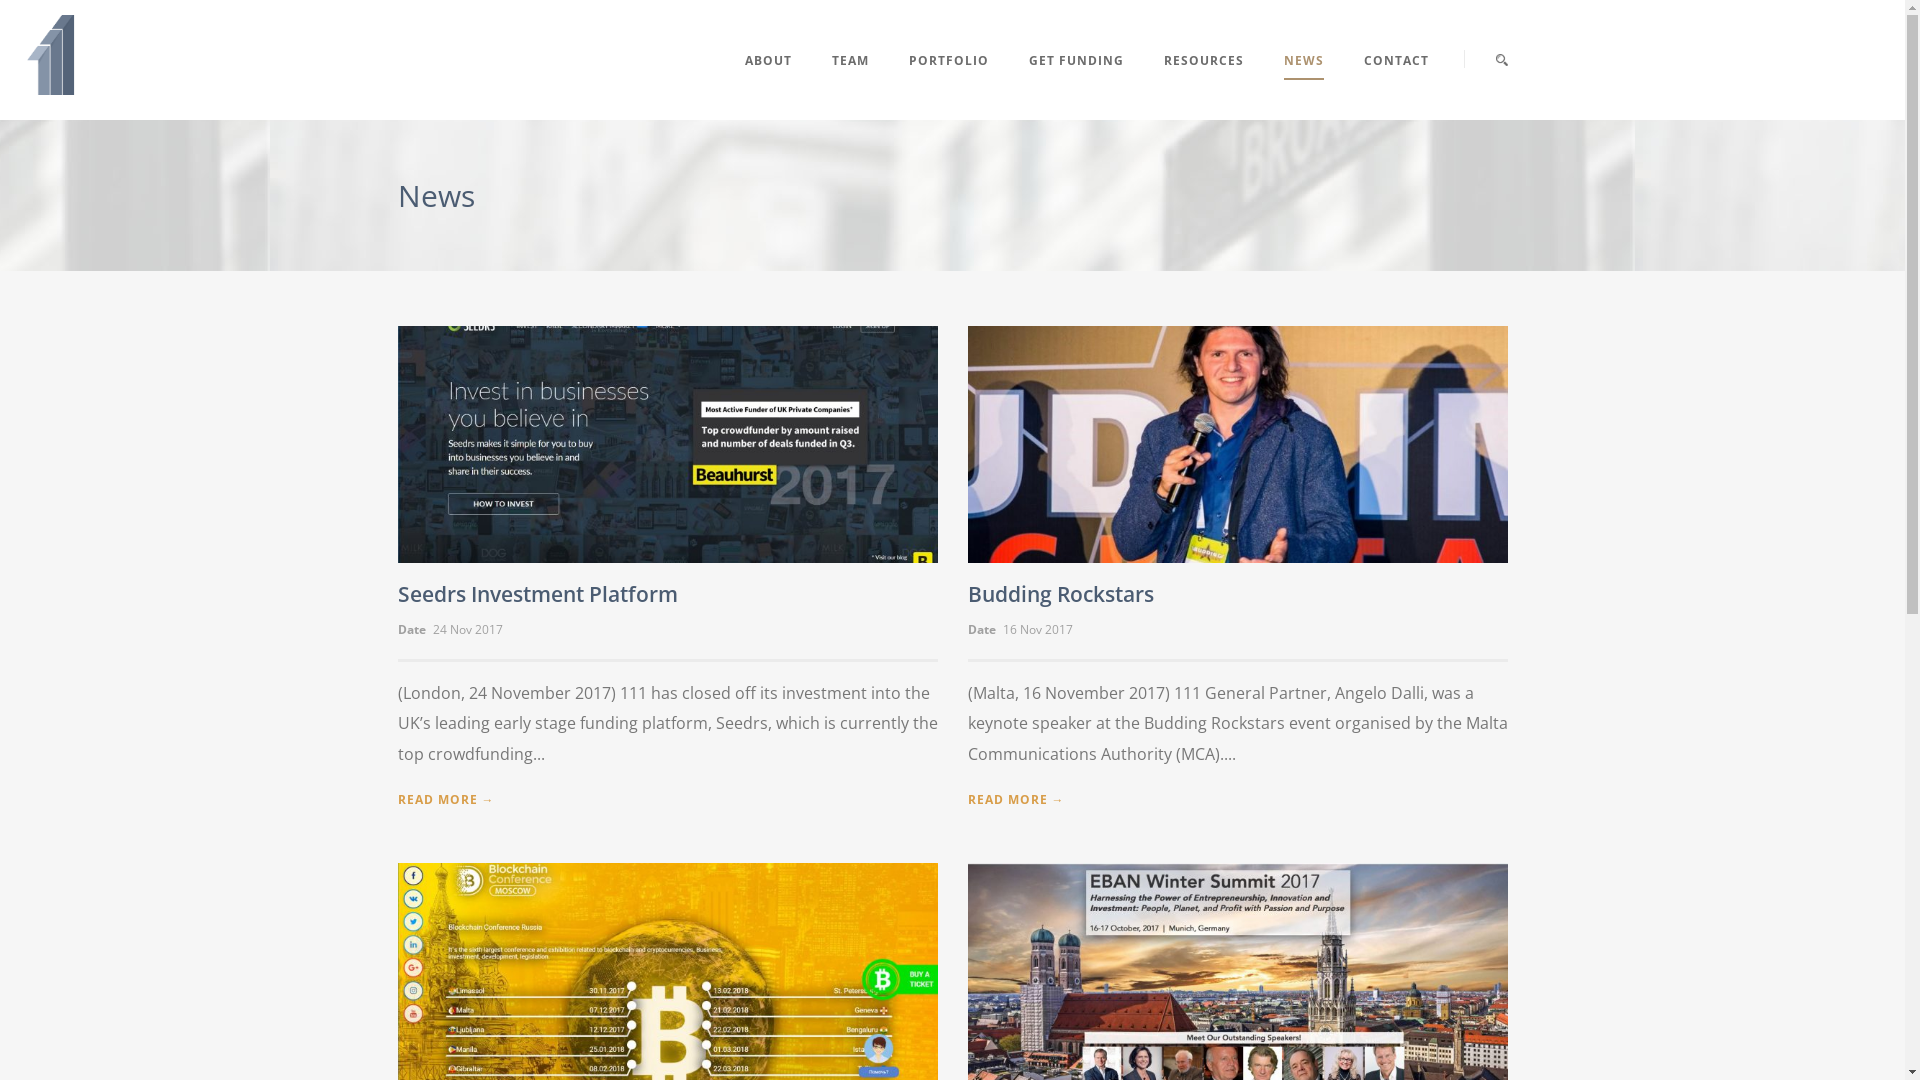 This screenshot has height=1080, width=1920. What do you see at coordinates (1203, 83) in the screenshot?
I see `'RESOURCES'` at bounding box center [1203, 83].